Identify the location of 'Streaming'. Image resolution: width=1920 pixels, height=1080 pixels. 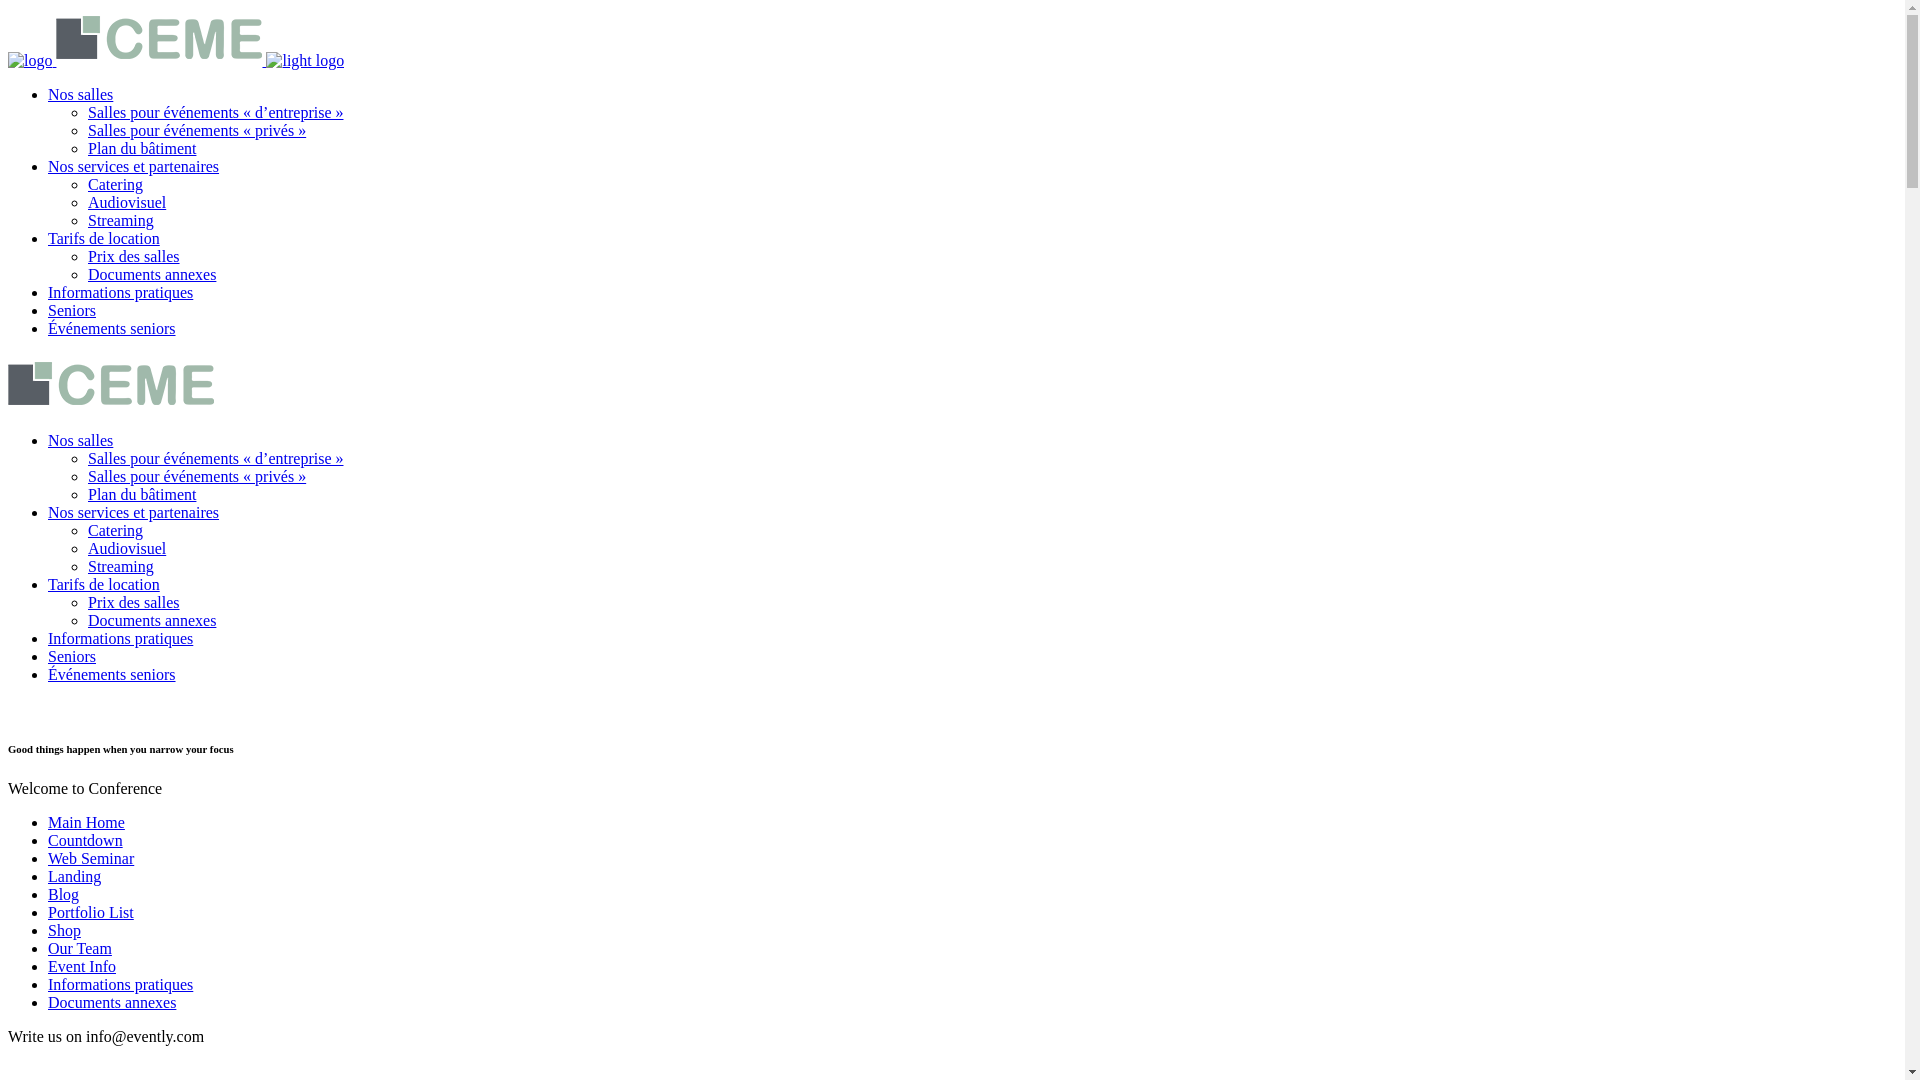
(119, 566).